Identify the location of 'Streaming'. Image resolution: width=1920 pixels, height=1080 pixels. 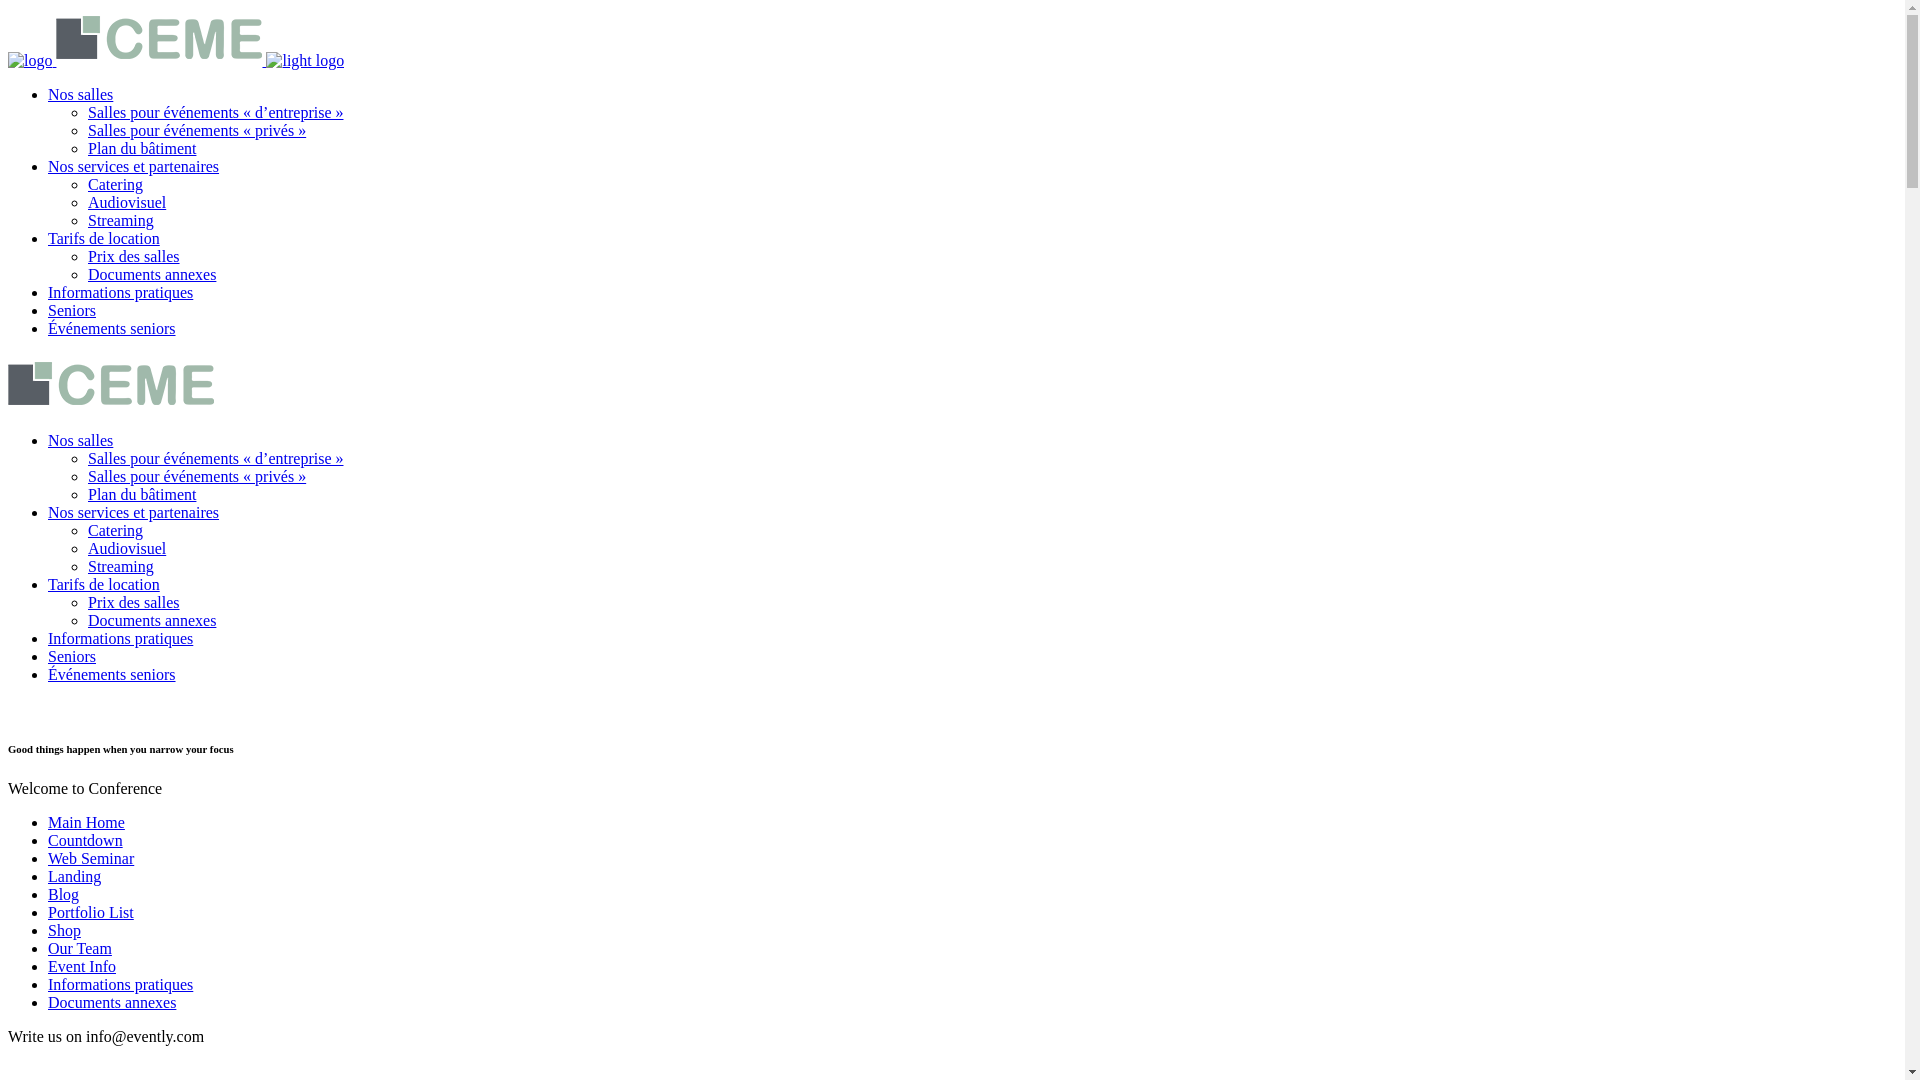
(119, 566).